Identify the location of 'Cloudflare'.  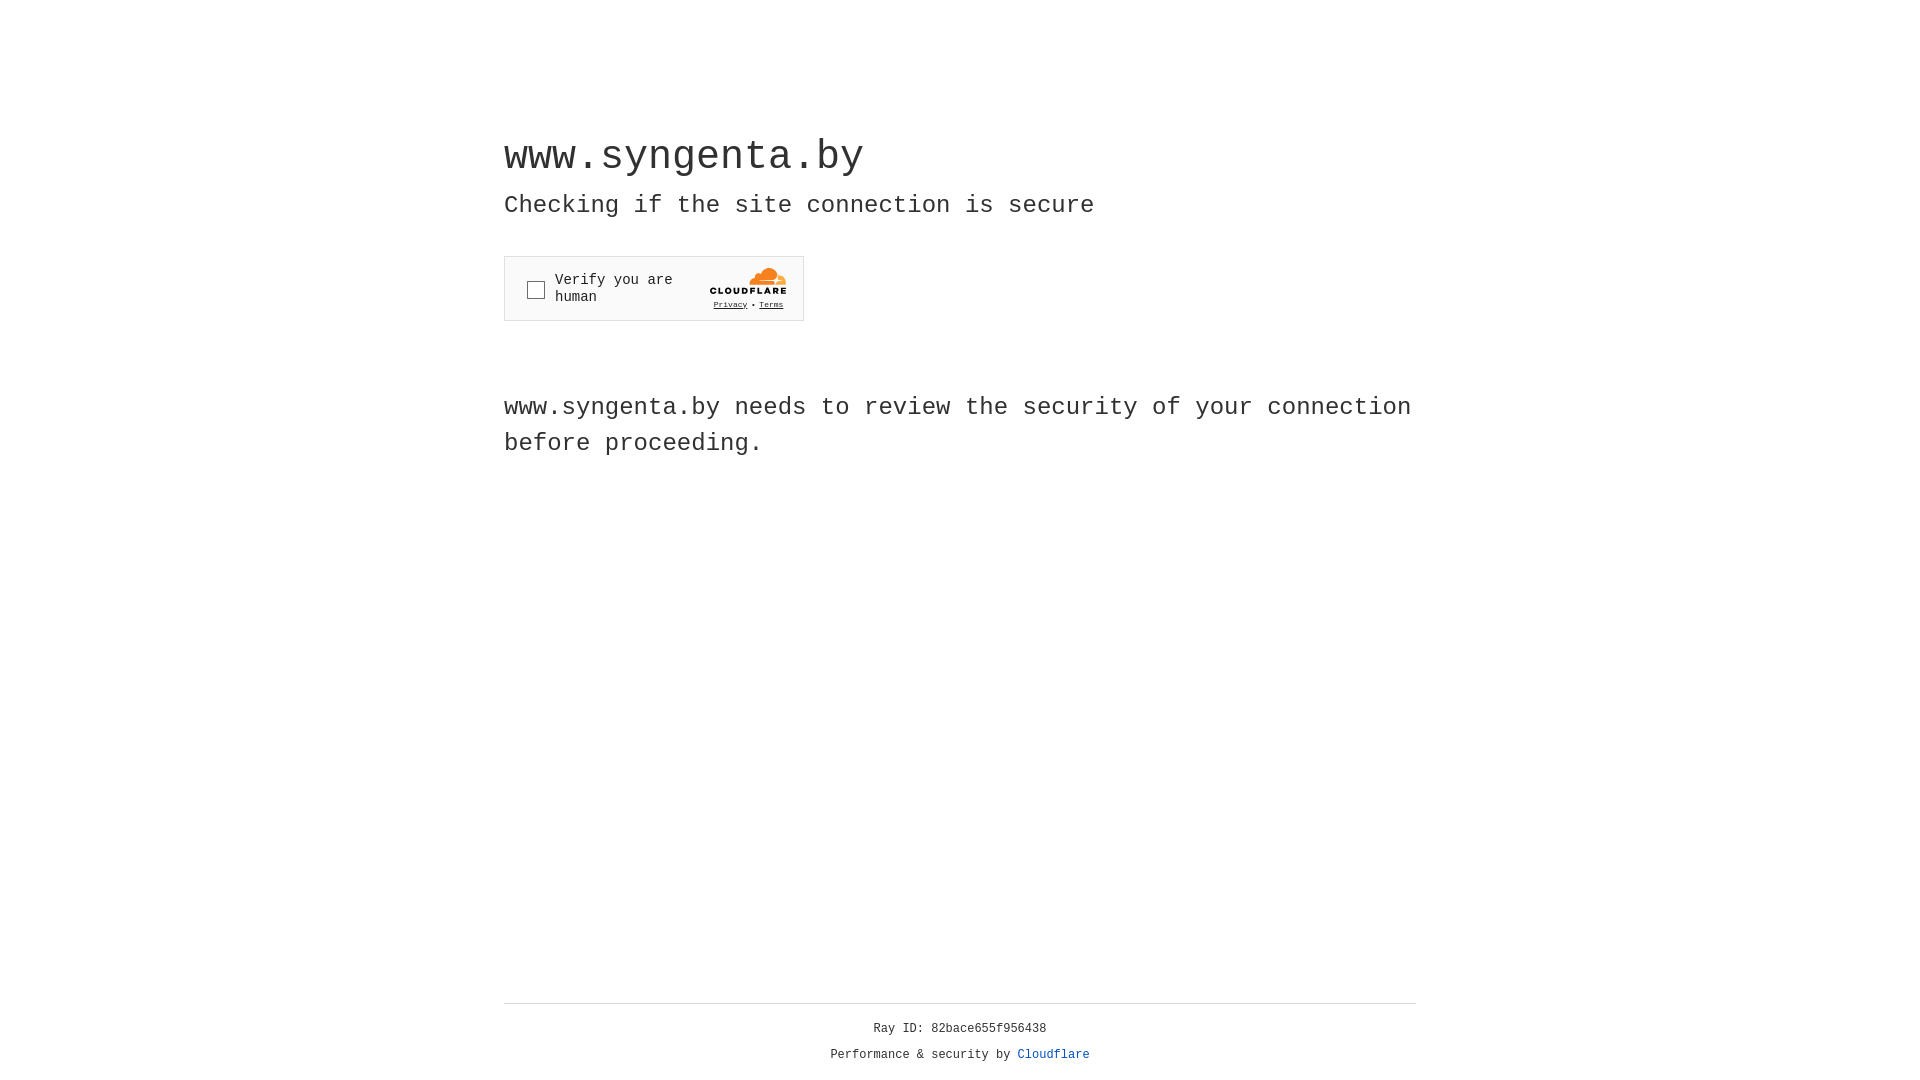
(1053, 1054).